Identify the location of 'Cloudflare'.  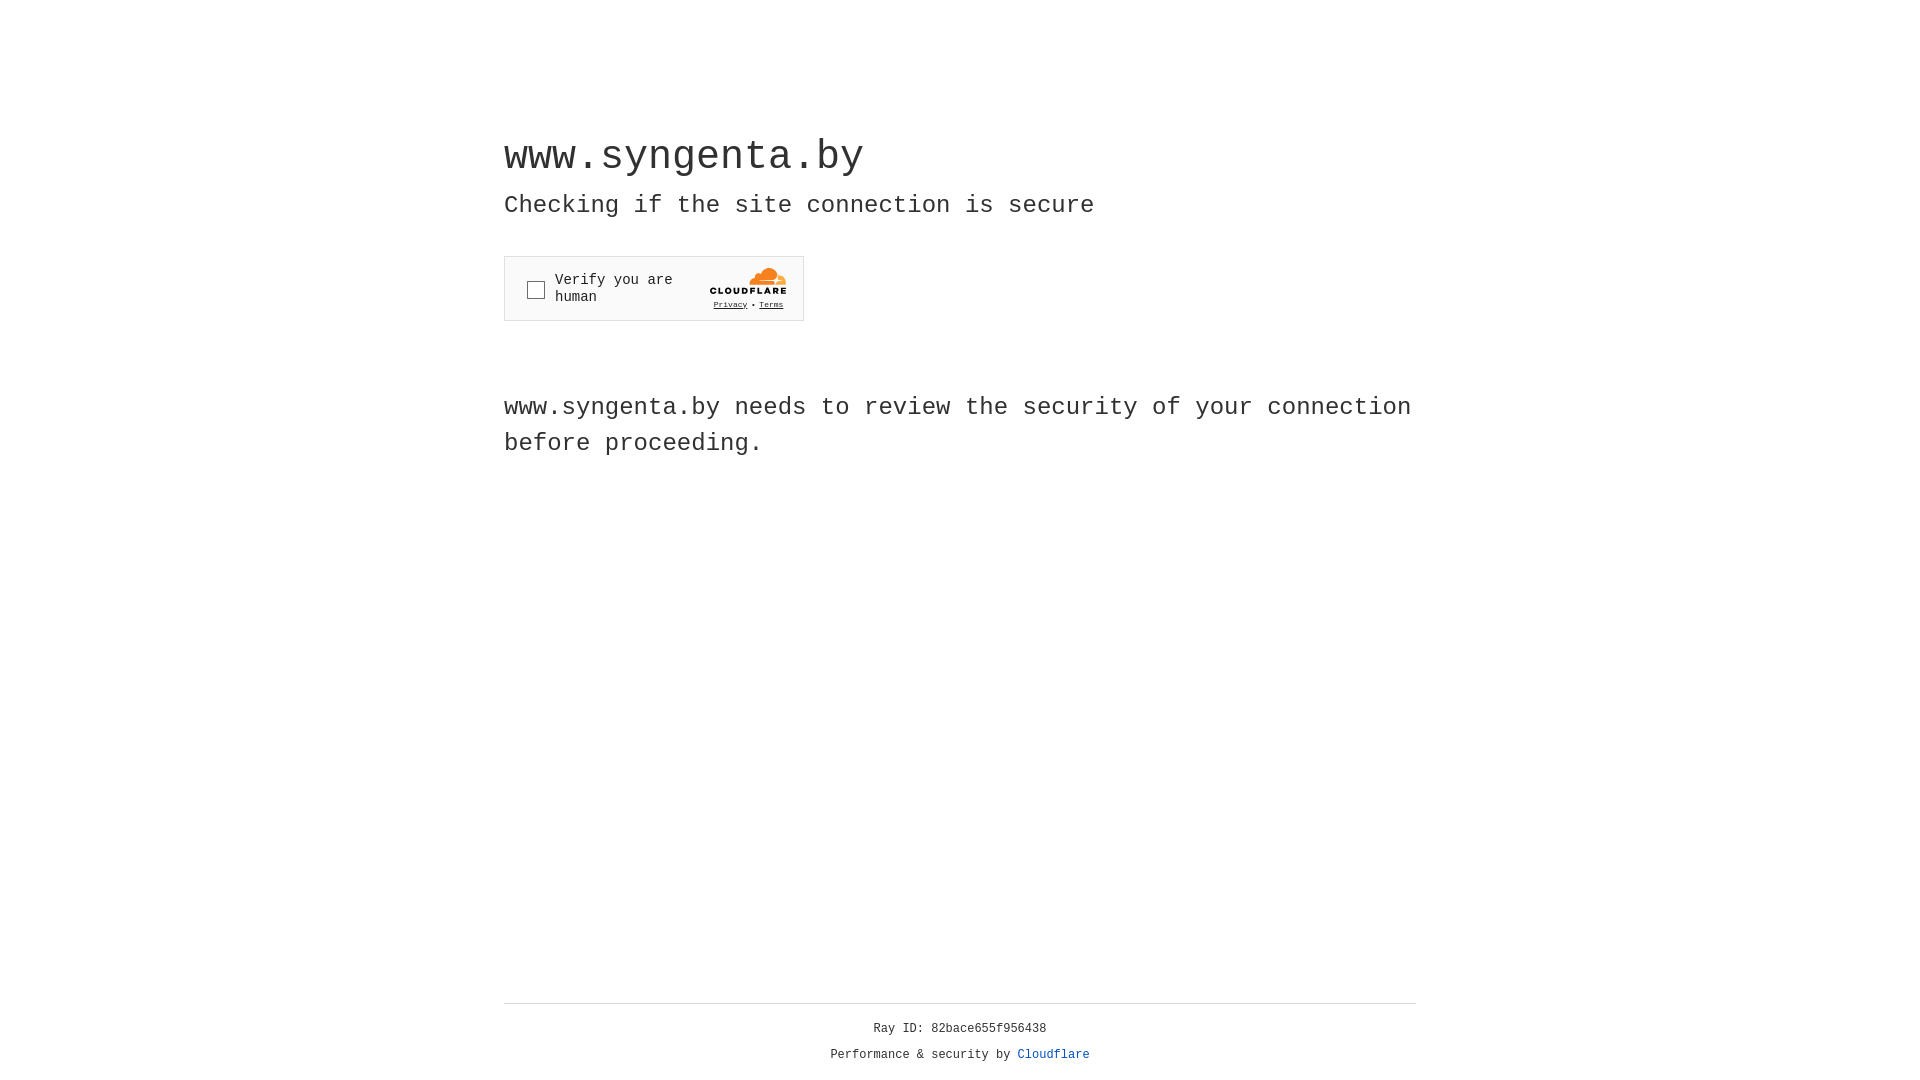
(1053, 1054).